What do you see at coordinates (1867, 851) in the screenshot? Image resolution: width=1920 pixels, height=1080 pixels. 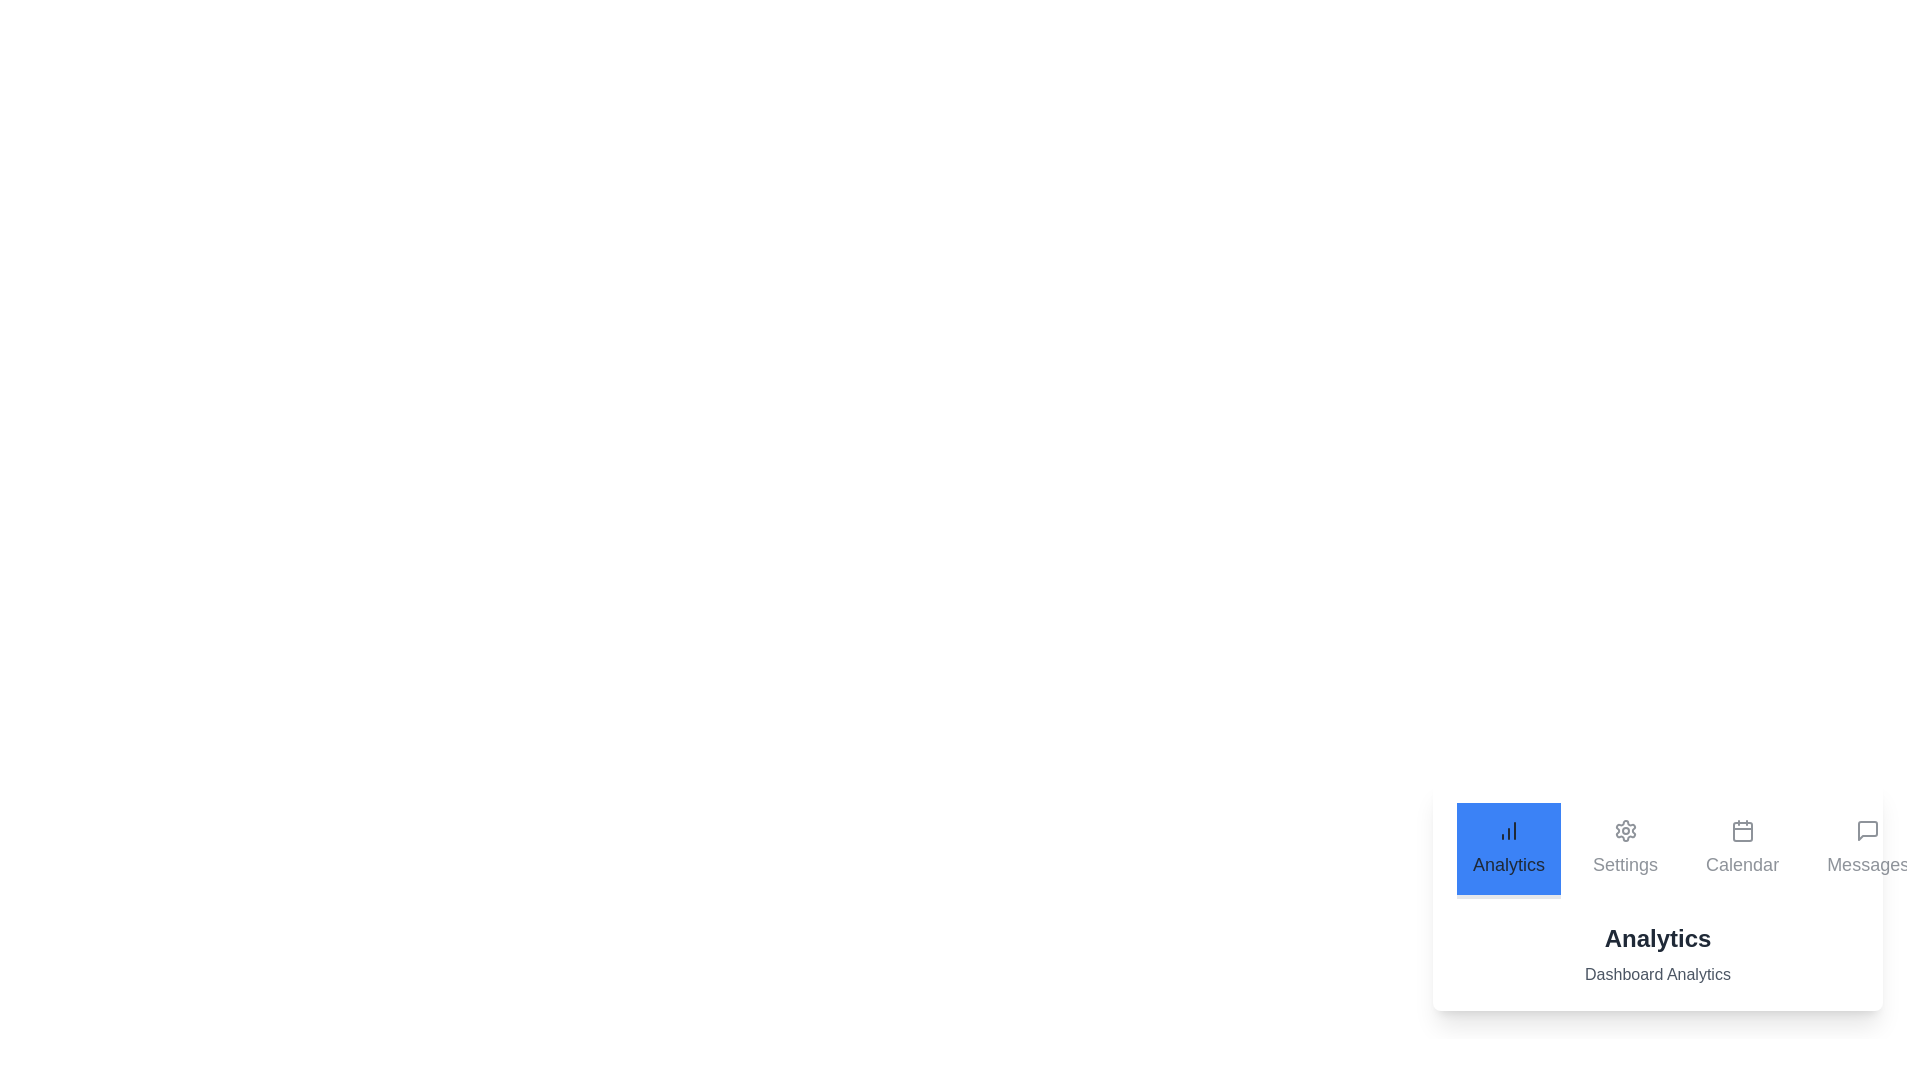 I see `the Messages tab to observe its content` at bounding box center [1867, 851].